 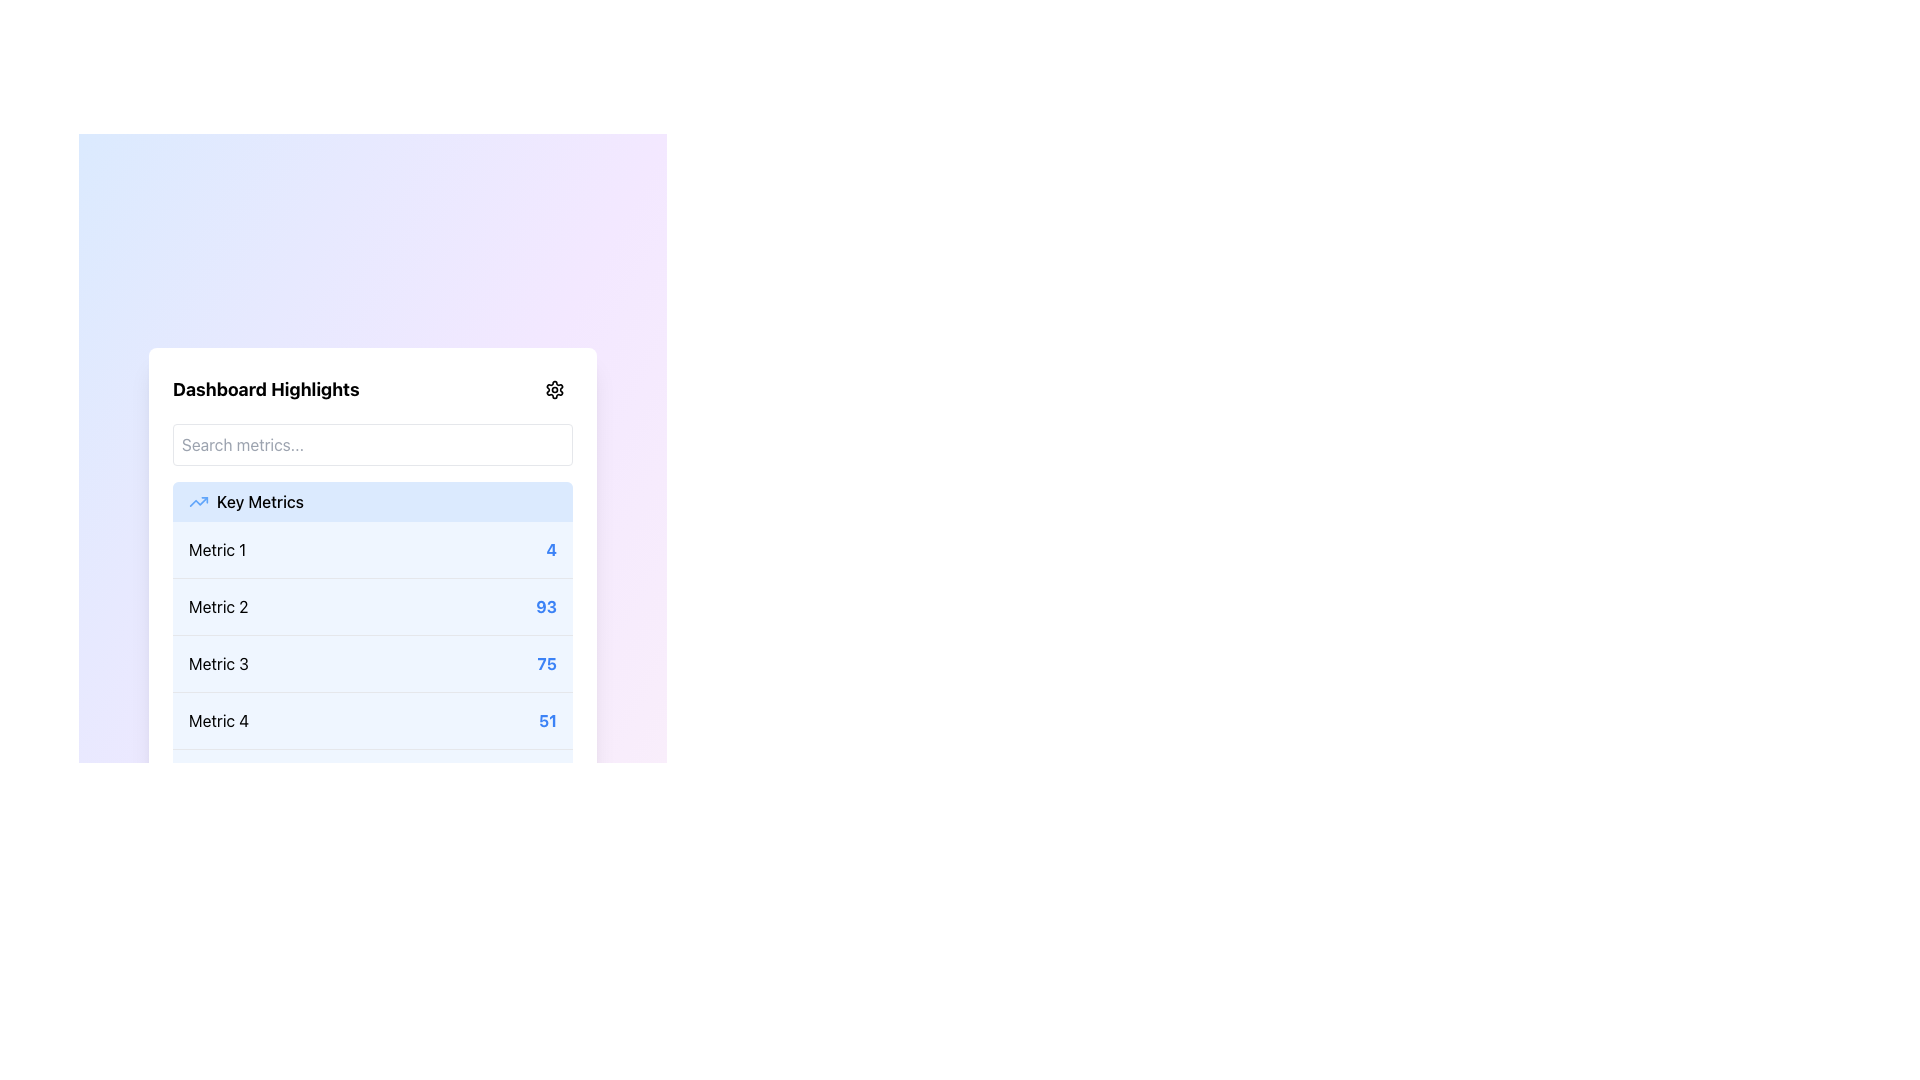 What do you see at coordinates (217, 605) in the screenshot?
I see `the Text Label element that identifies the specific metric in the second row of the Key Metrics list` at bounding box center [217, 605].